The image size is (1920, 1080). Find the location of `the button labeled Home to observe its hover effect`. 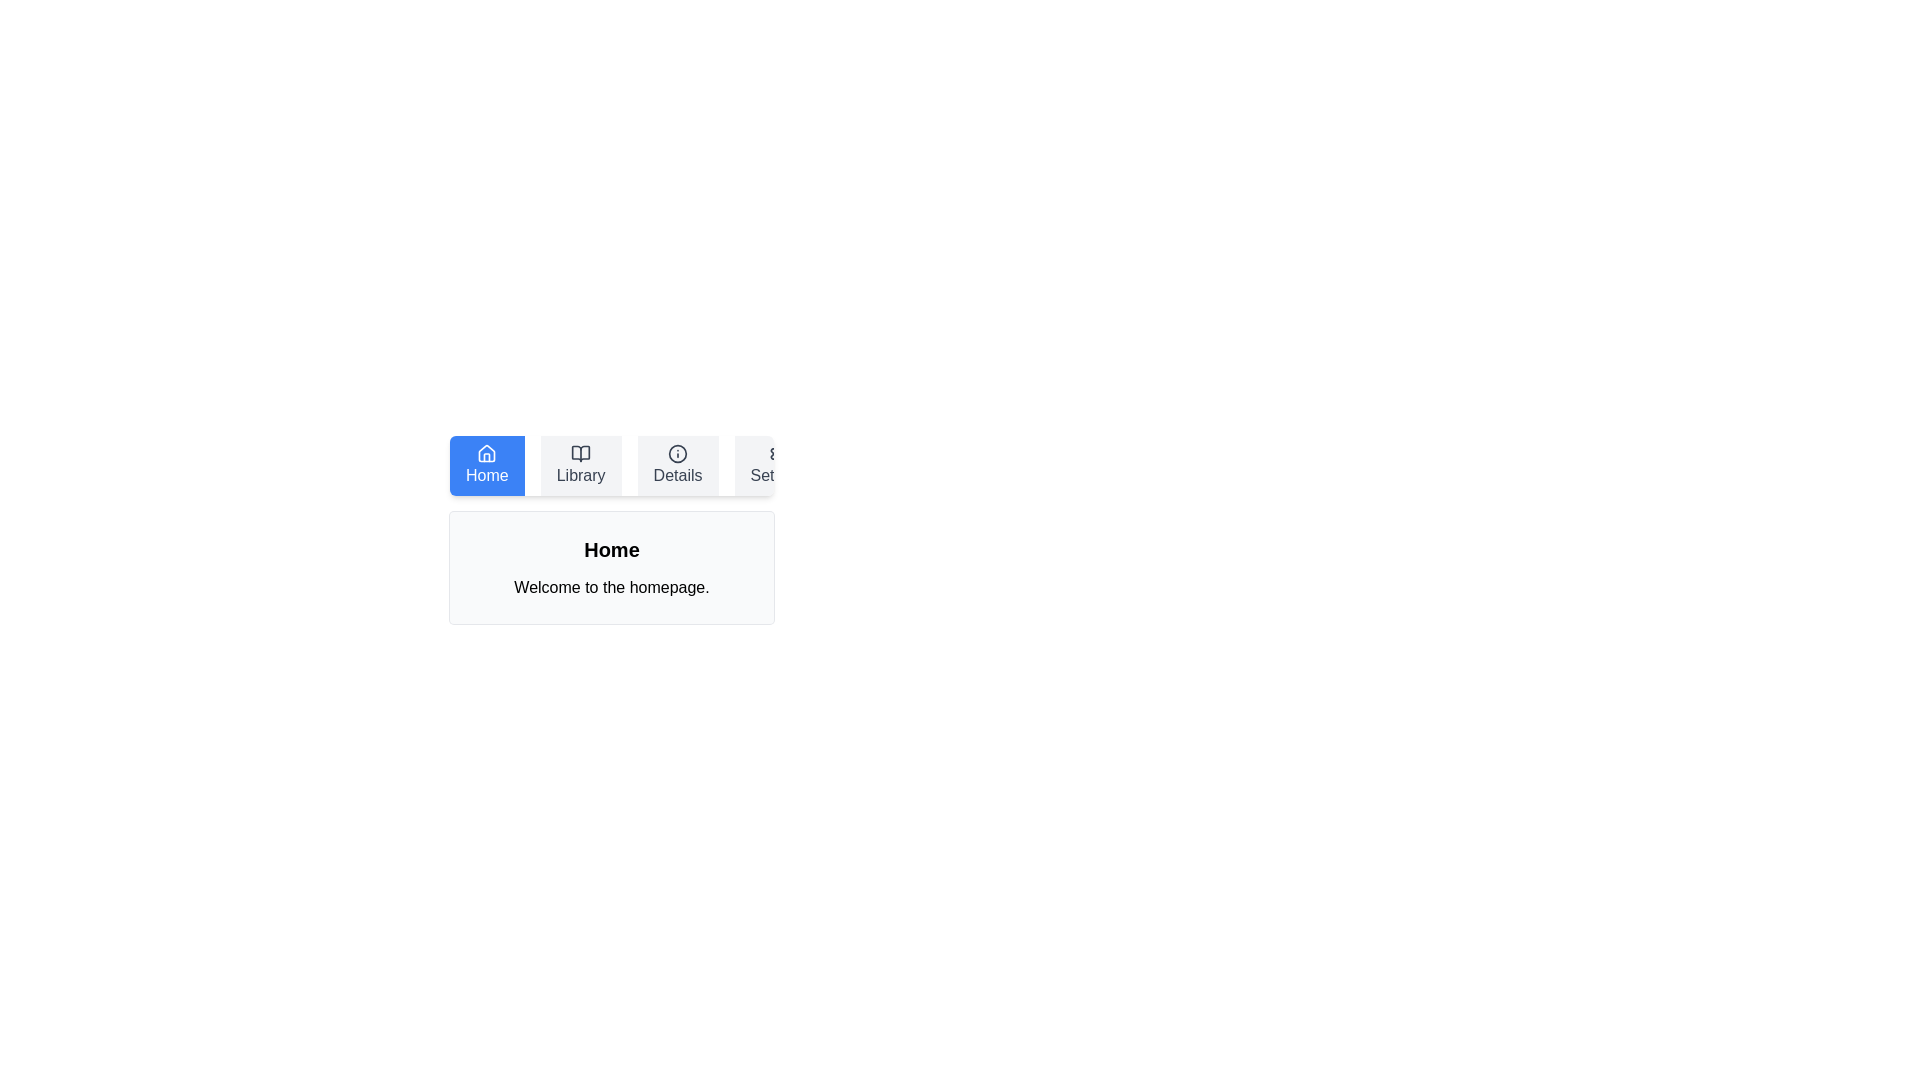

the button labeled Home to observe its hover effect is located at coordinates (487, 466).